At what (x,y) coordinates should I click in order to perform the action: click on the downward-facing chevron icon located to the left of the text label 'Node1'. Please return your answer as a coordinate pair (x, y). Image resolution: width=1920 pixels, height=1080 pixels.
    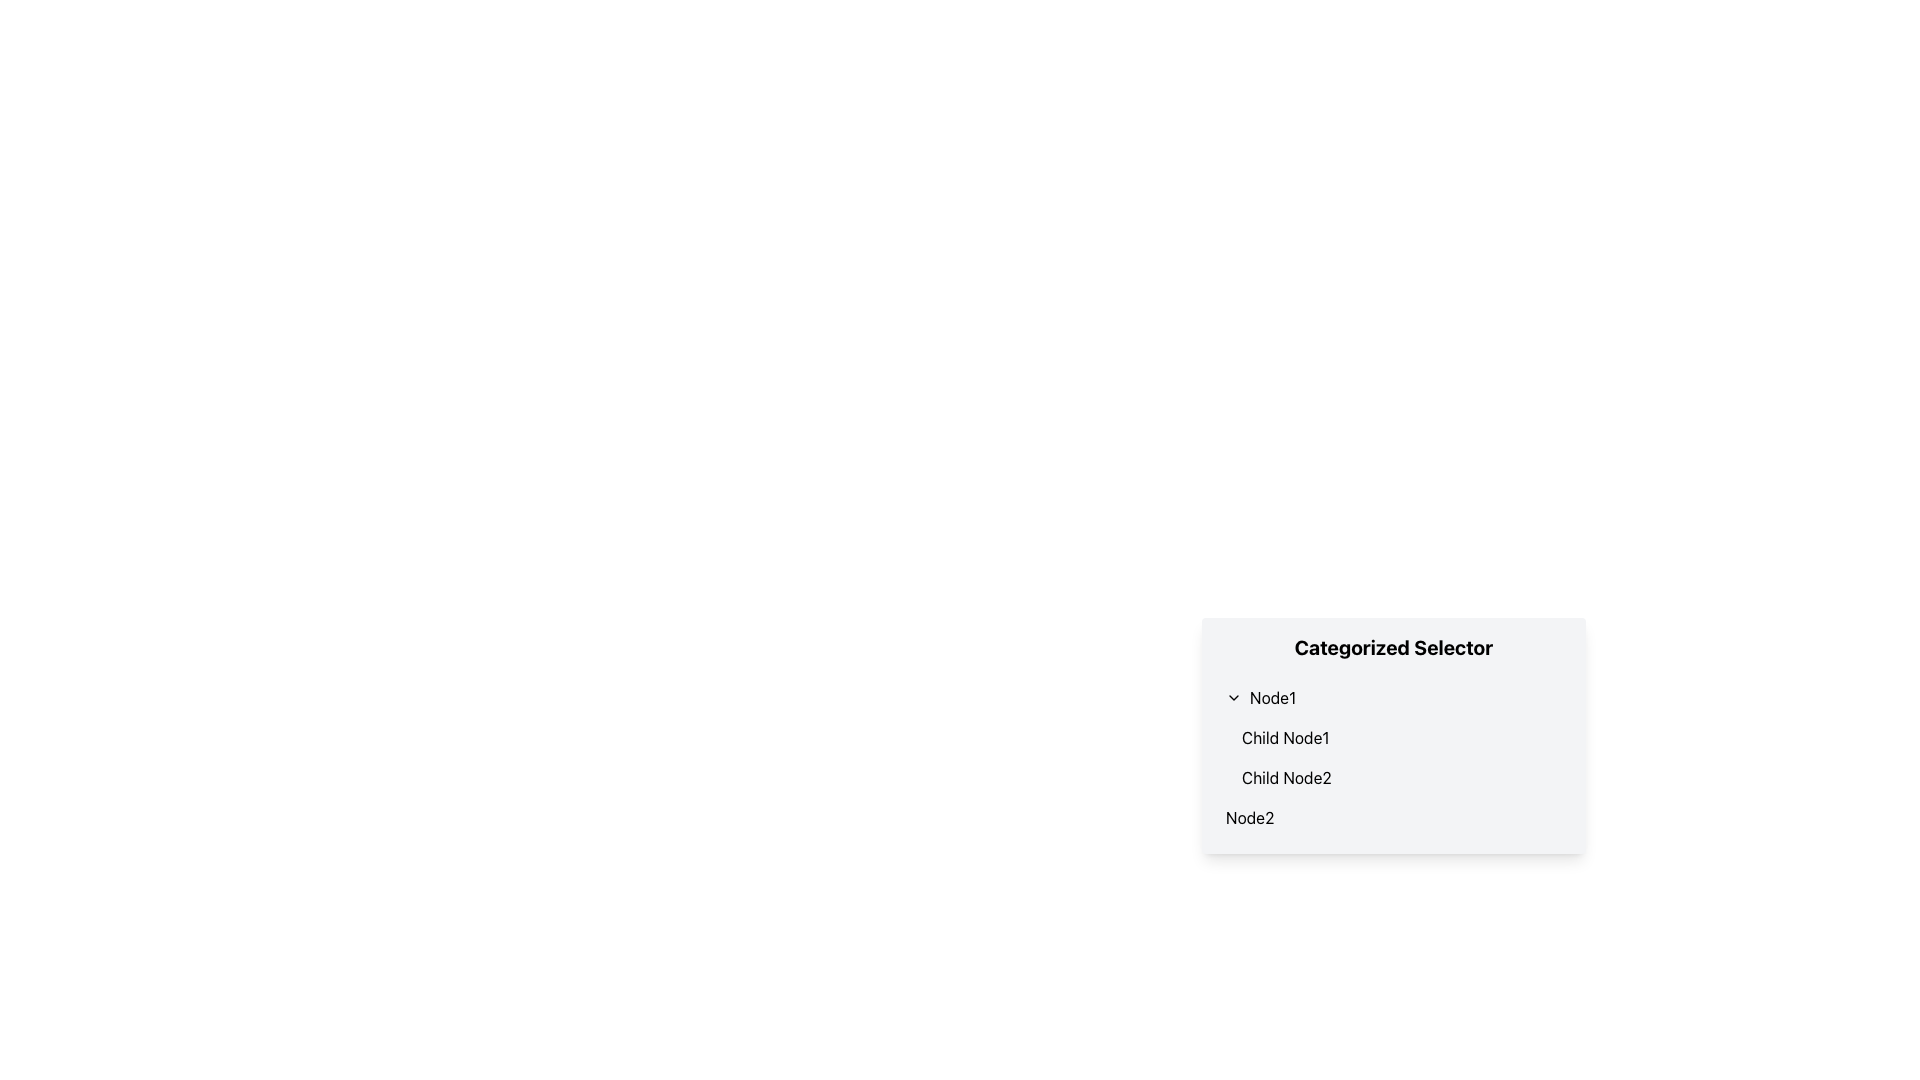
    Looking at the image, I should click on (1232, 697).